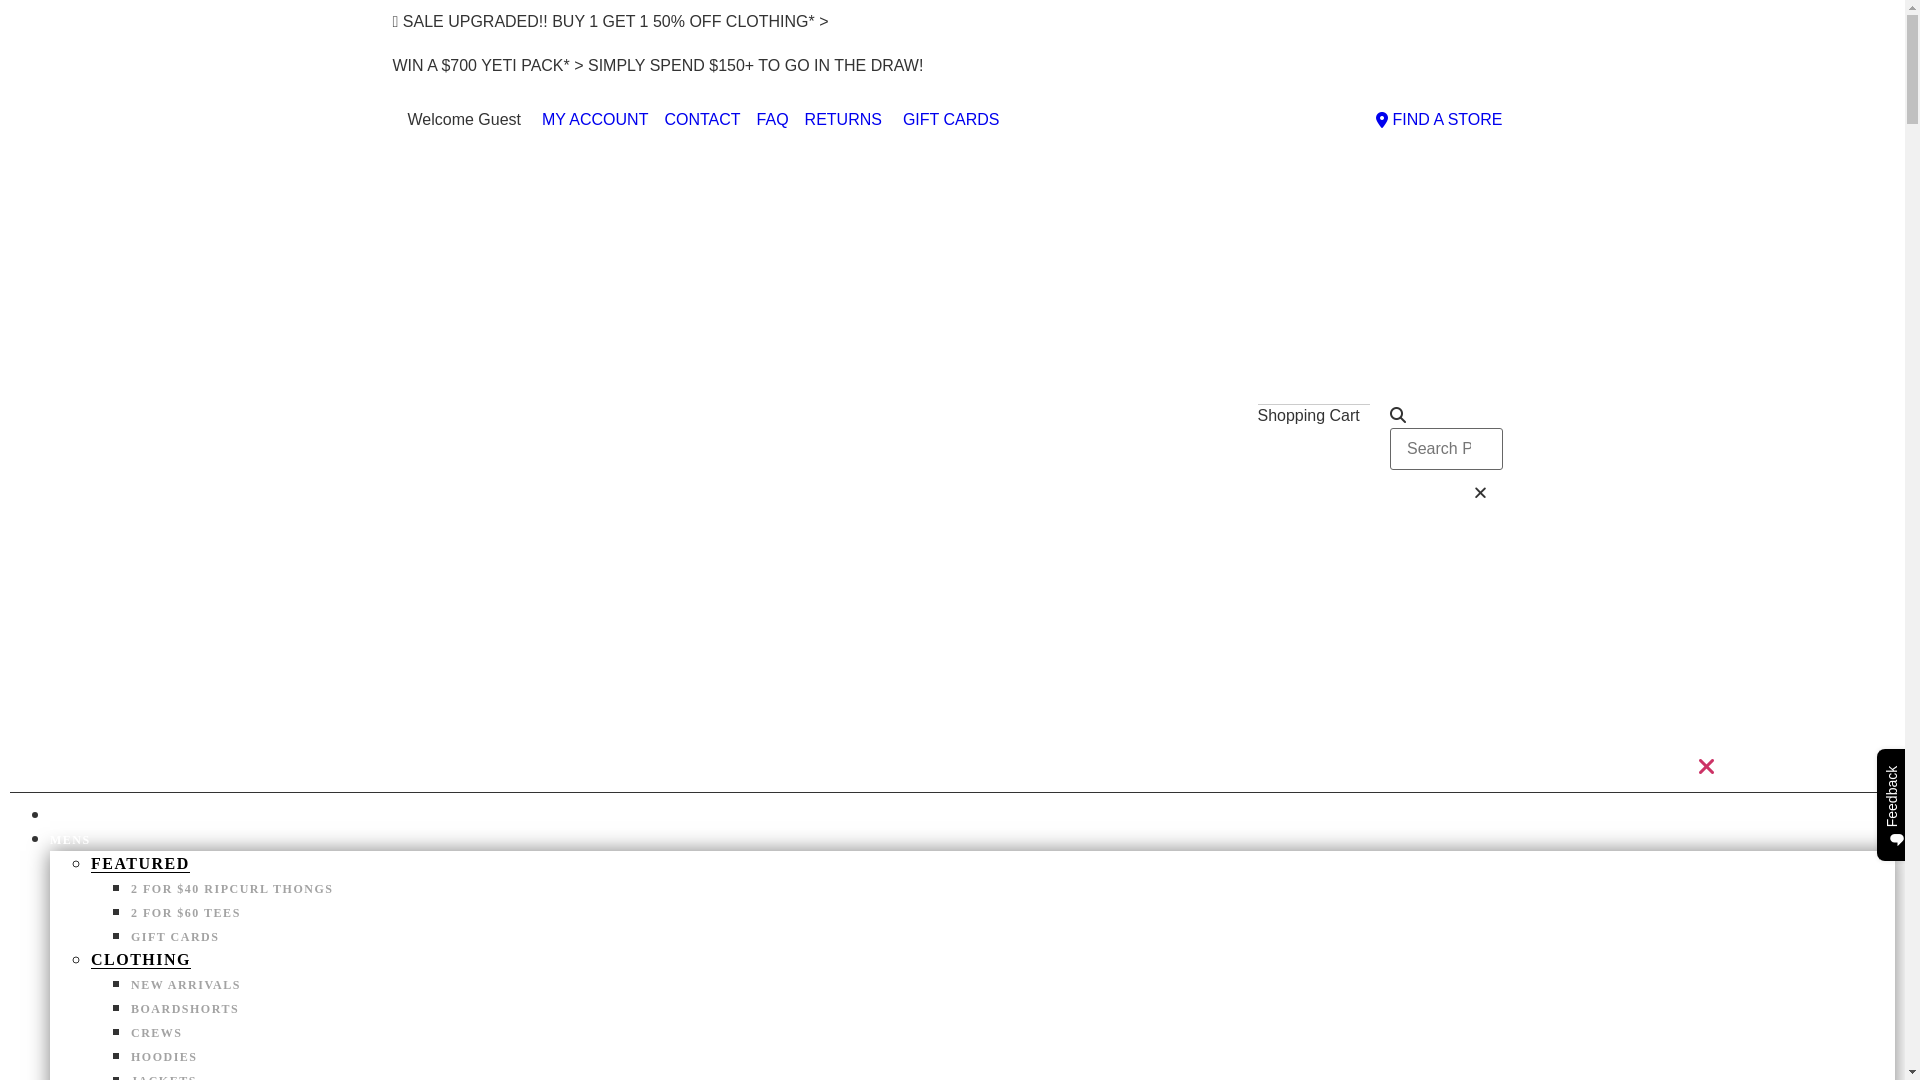  I want to click on 'BOARDSHORTS', so click(185, 1009).